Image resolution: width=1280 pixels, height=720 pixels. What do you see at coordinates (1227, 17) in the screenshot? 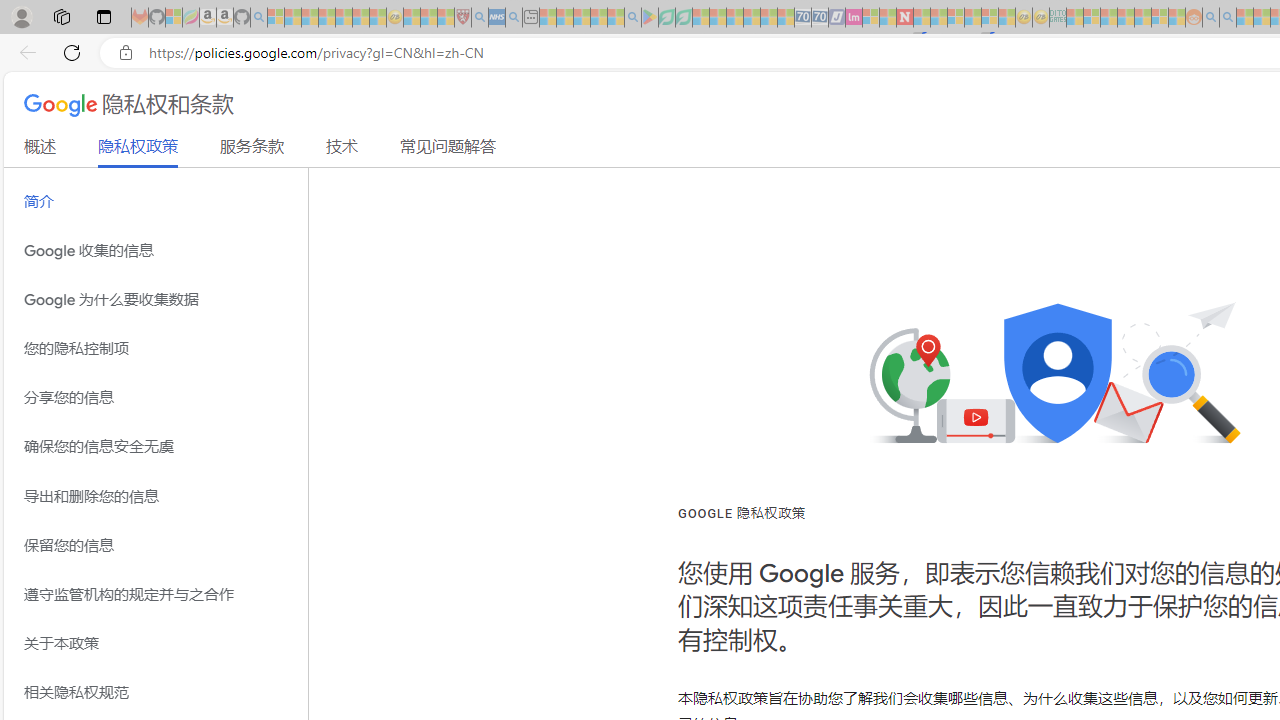
I see `'Utah sues federal government - Search - Sleeping'` at bounding box center [1227, 17].